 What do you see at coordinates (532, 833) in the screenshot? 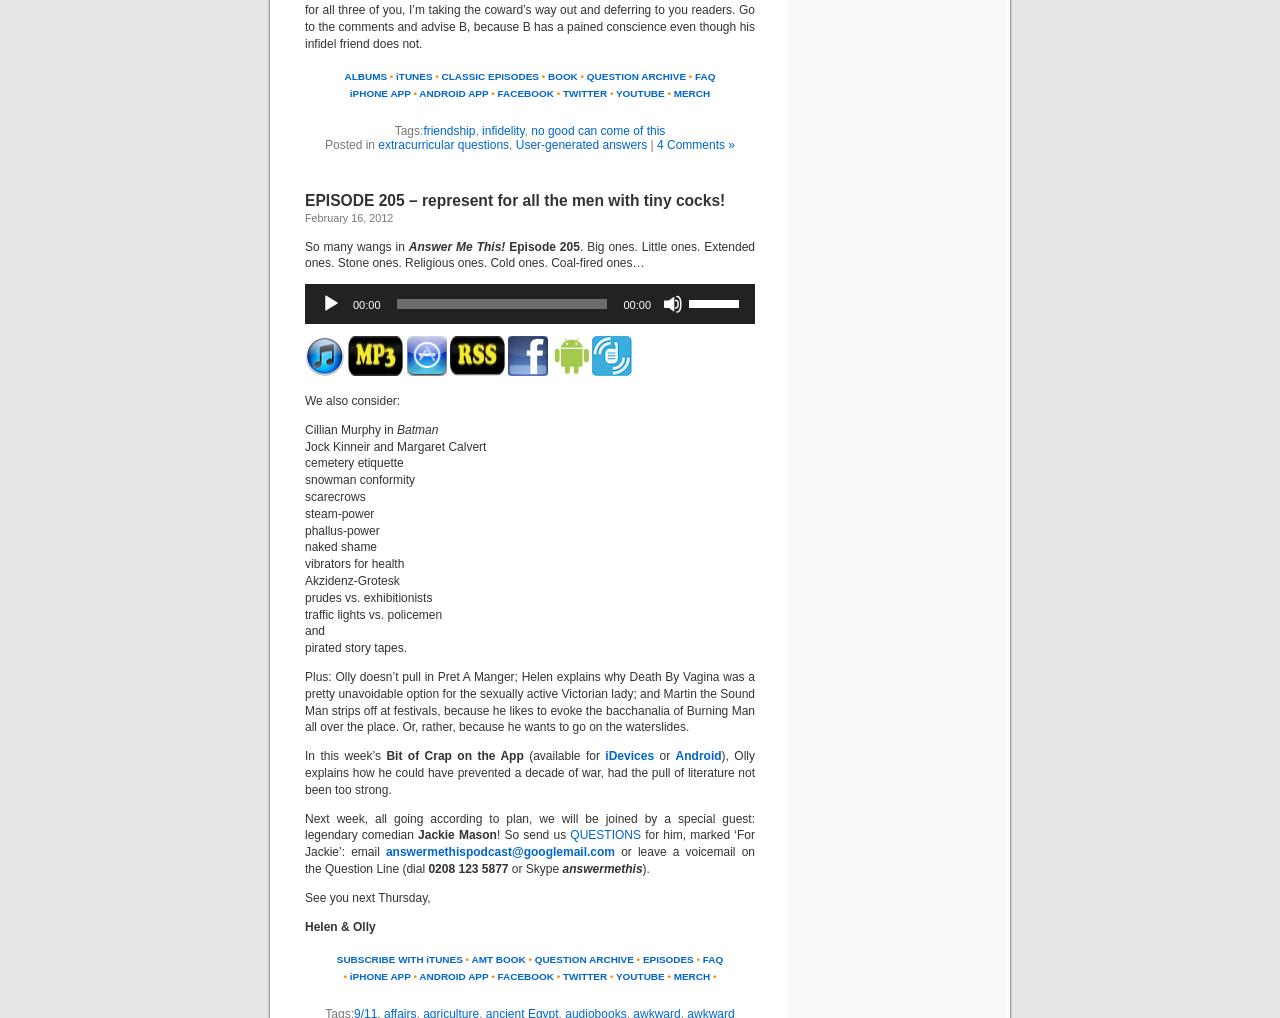
I see `'! So send us'` at bounding box center [532, 833].